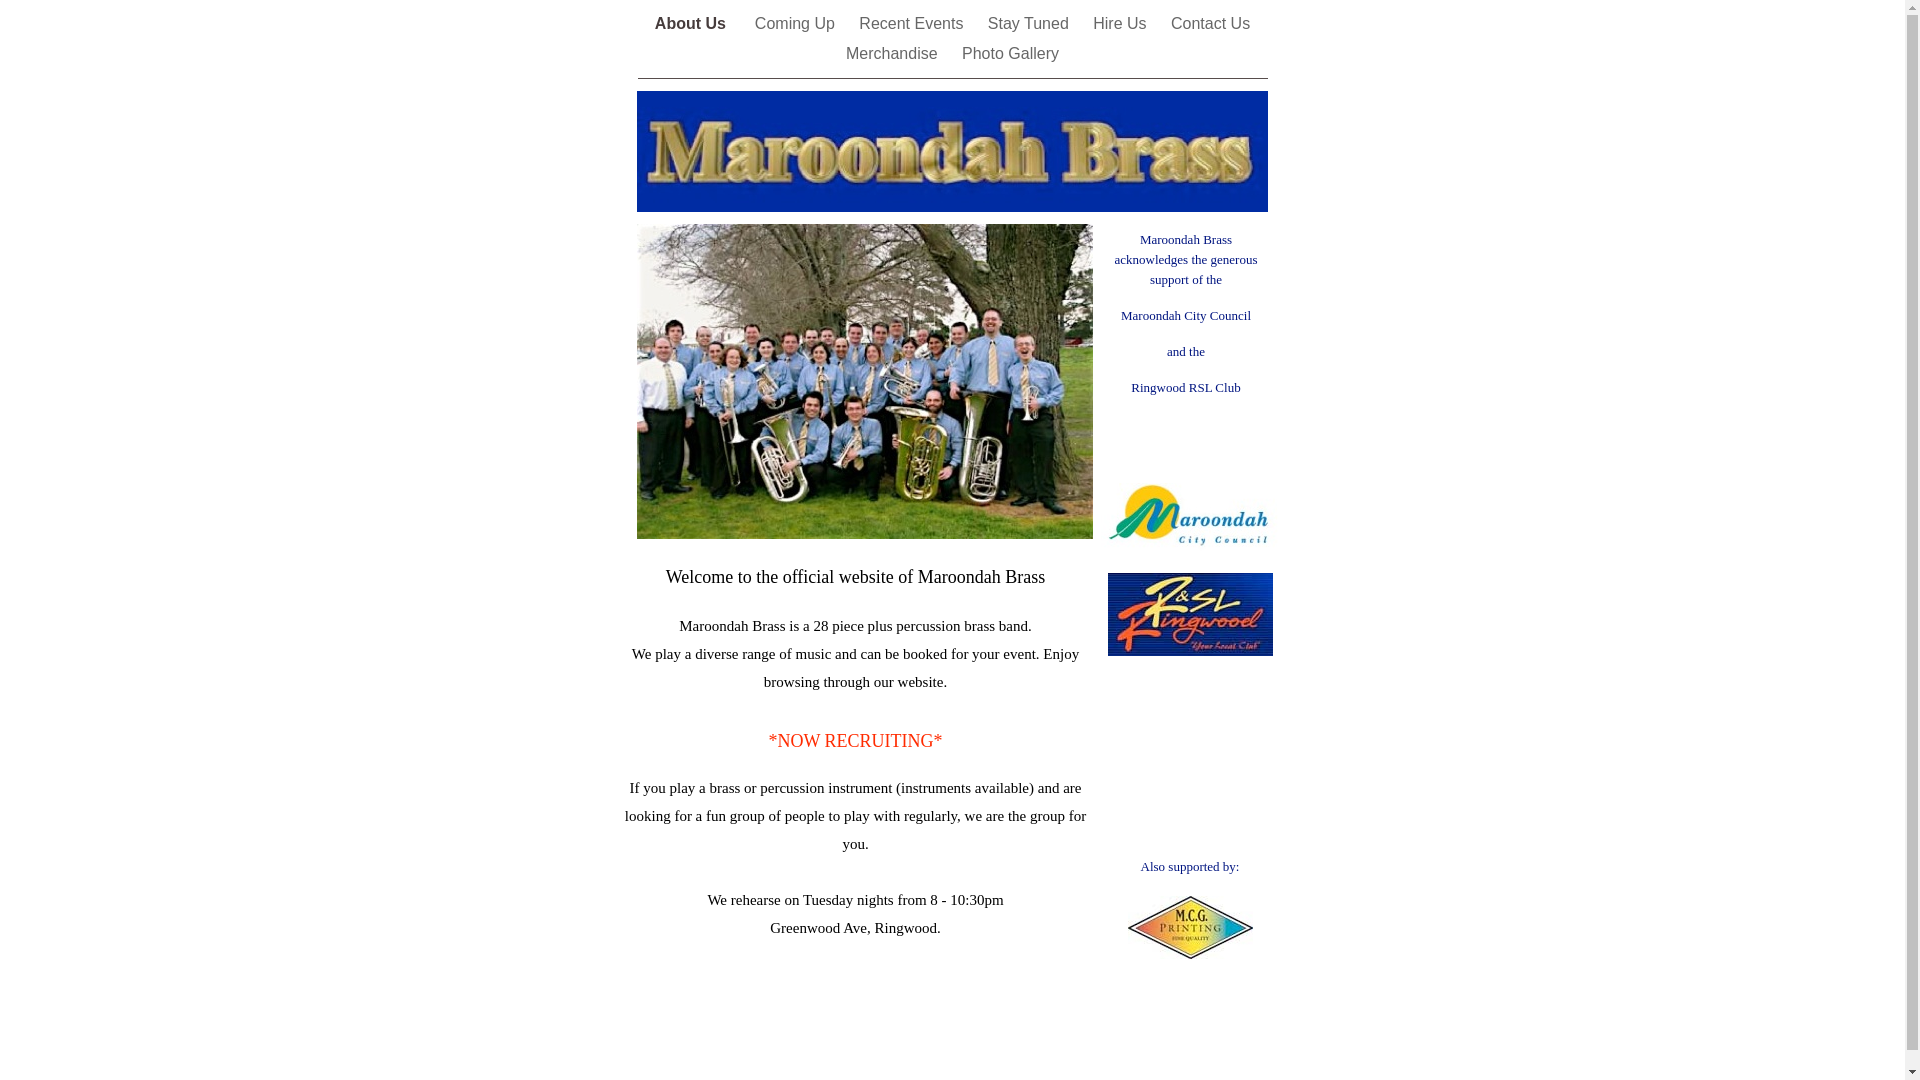  I want to click on 'Contact Us', so click(1171, 23).